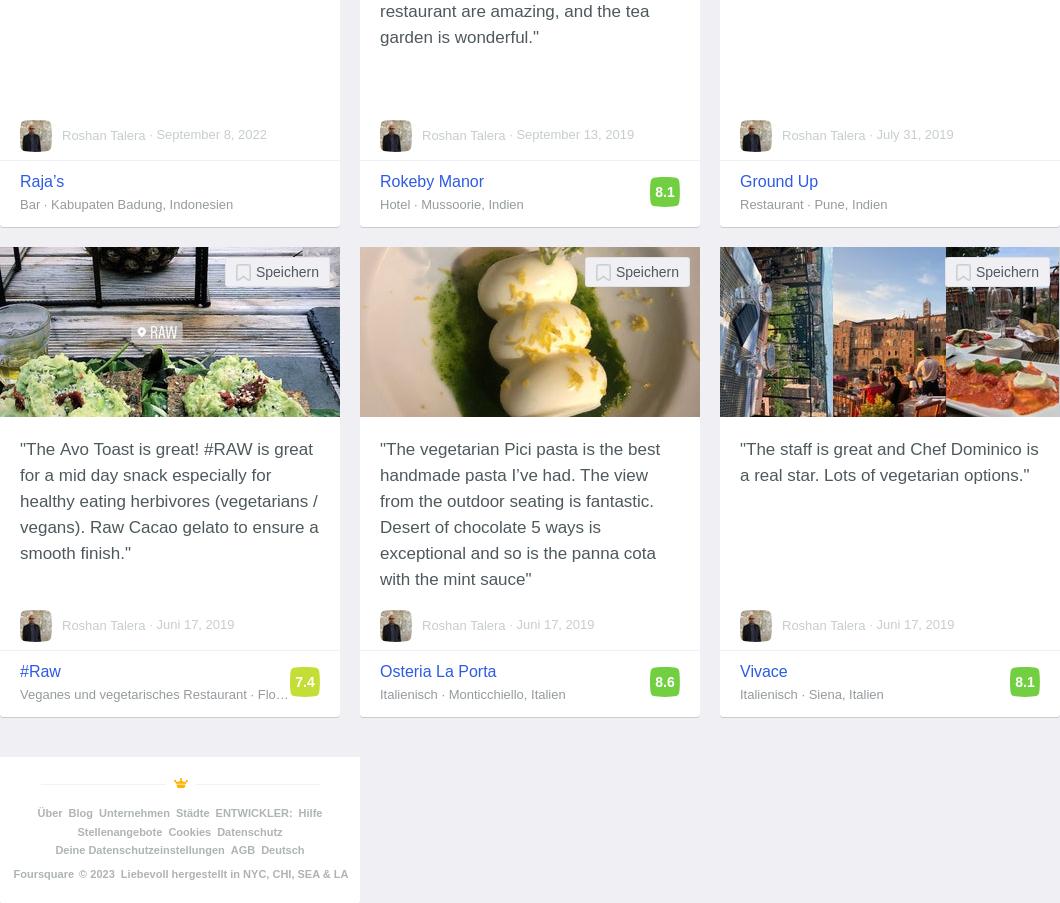 The height and width of the screenshot is (903, 1060). What do you see at coordinates (80, 811) in the screenshot?
I see `'Blog'` at bounding box center [80, 811].